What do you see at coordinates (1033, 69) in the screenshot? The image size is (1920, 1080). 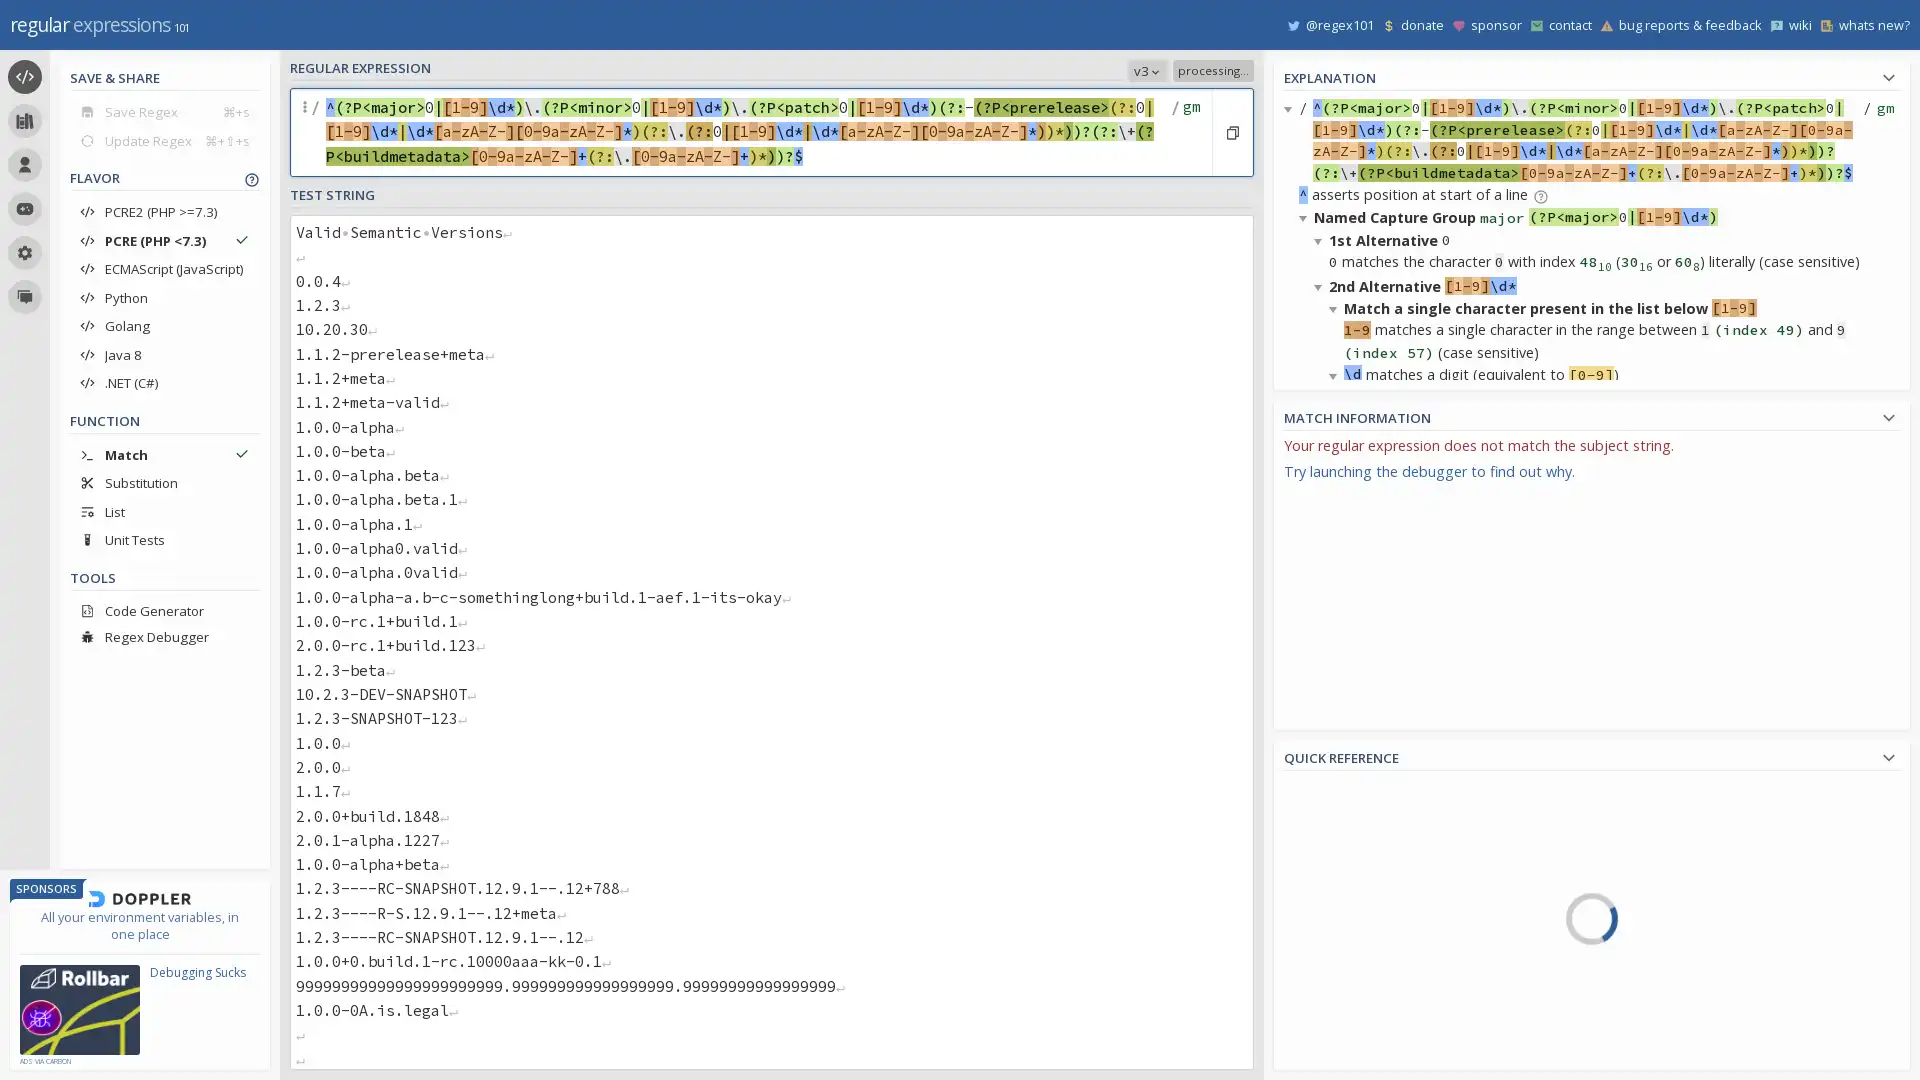 I see `Select Regex Version` at bounding box center [1033, 69].